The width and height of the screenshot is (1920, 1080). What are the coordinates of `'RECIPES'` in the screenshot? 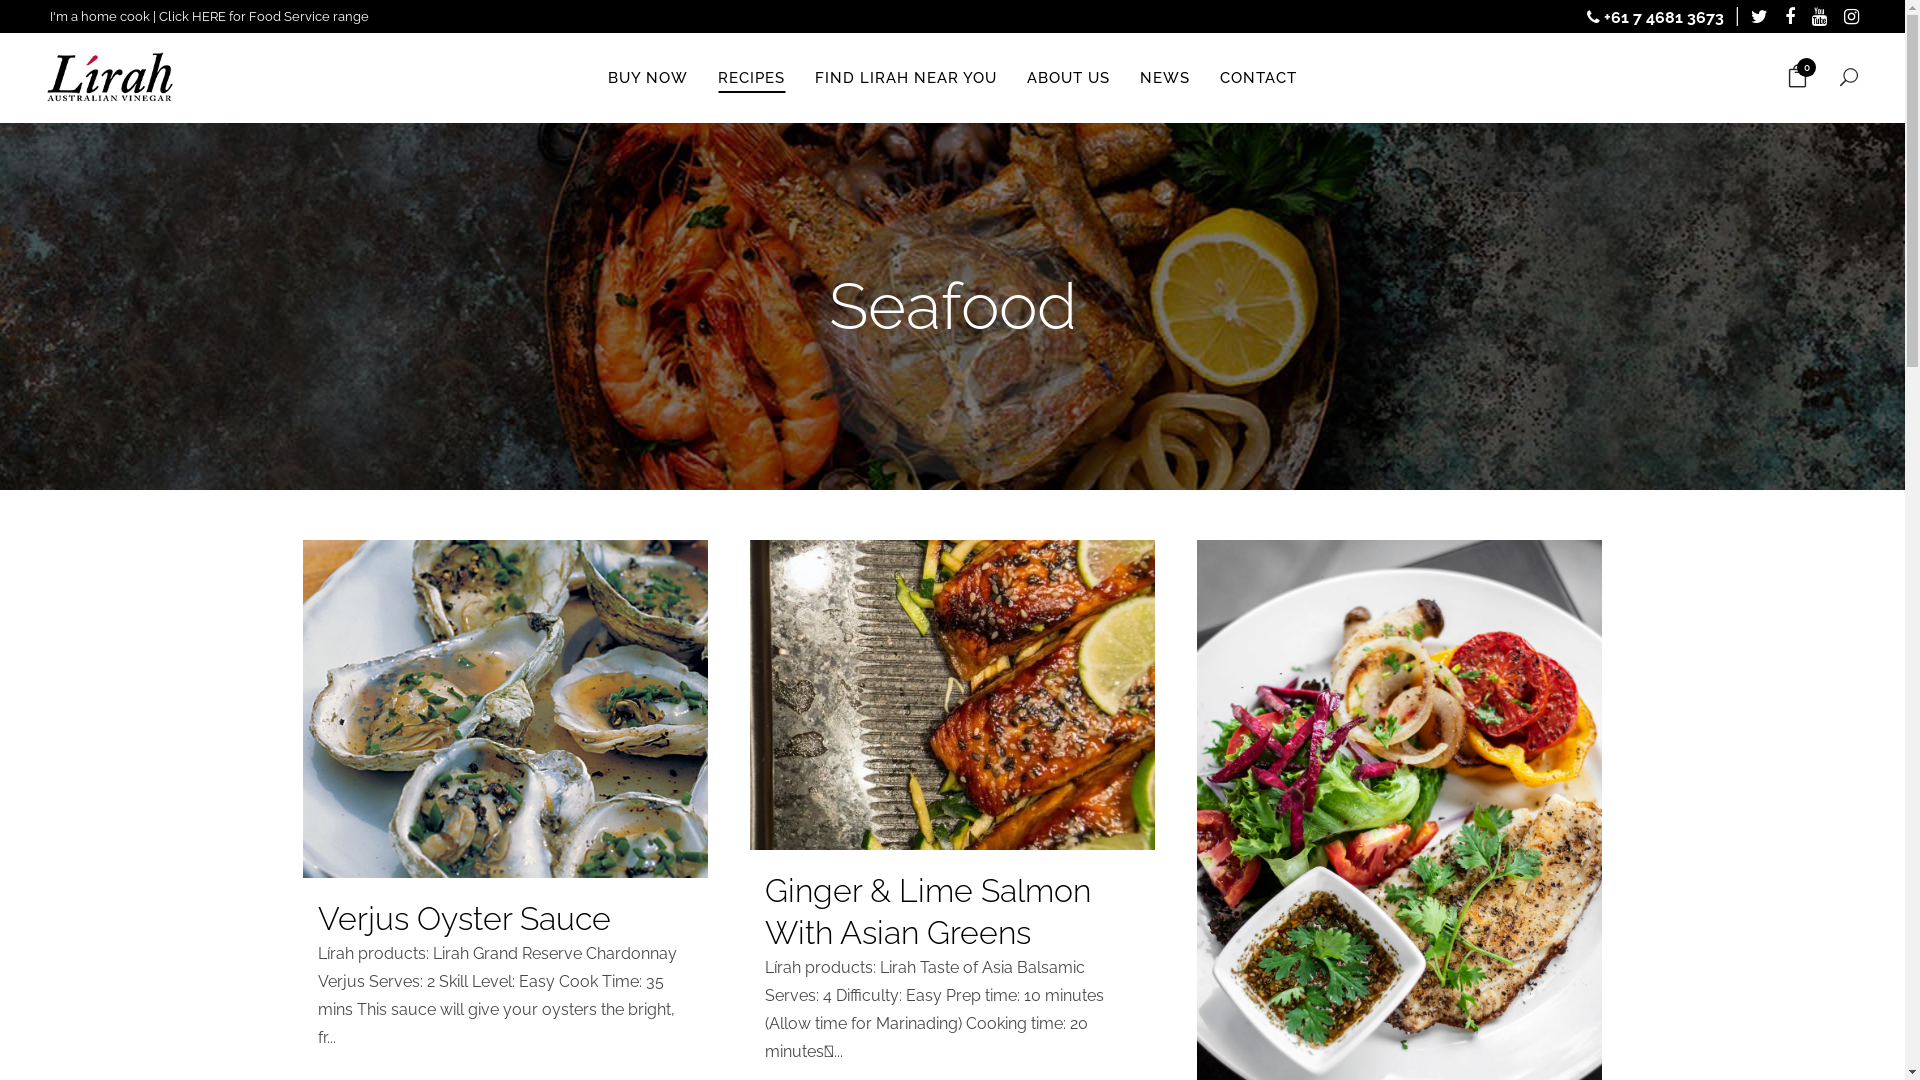 It's located at (702, 76).